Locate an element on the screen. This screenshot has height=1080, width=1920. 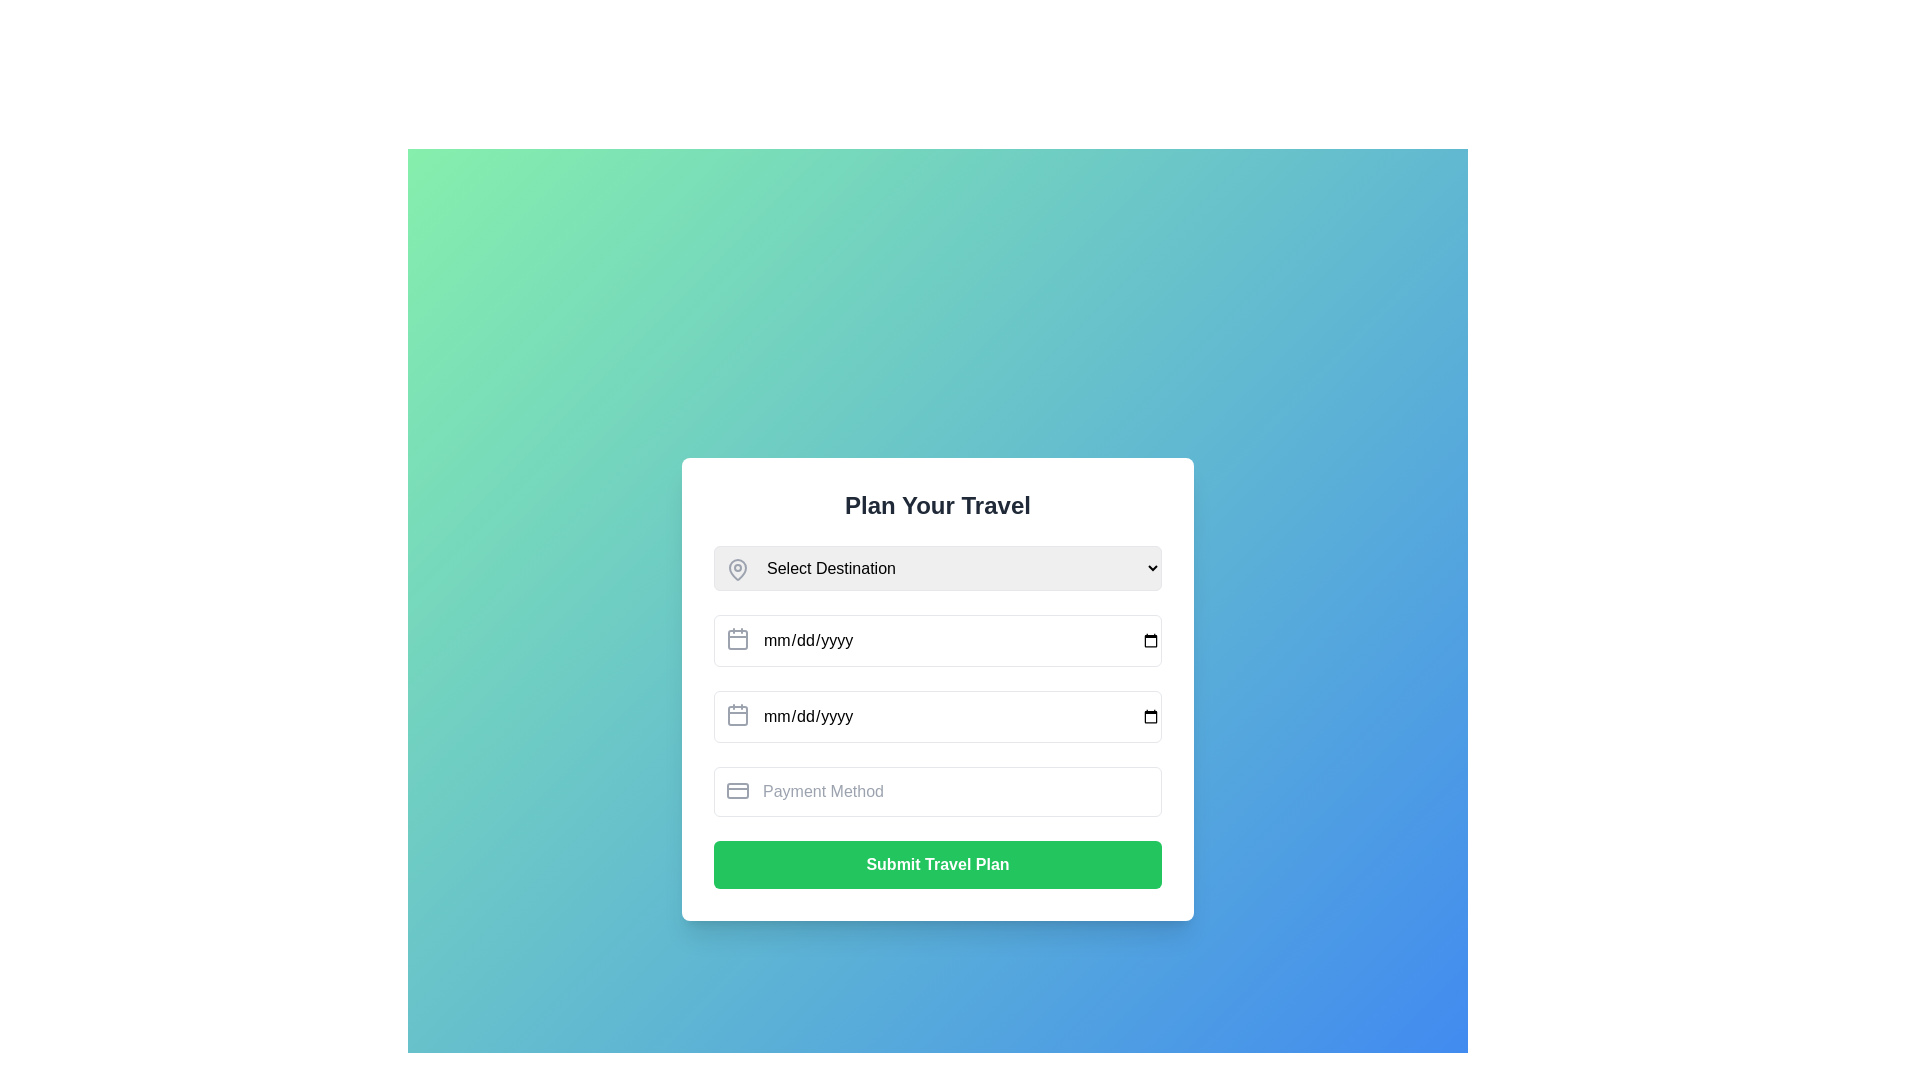
the submission button located at the bottom of the vertical form layout, which finalizes and submits the user's travel plan details is located at coordinates (936, 863).